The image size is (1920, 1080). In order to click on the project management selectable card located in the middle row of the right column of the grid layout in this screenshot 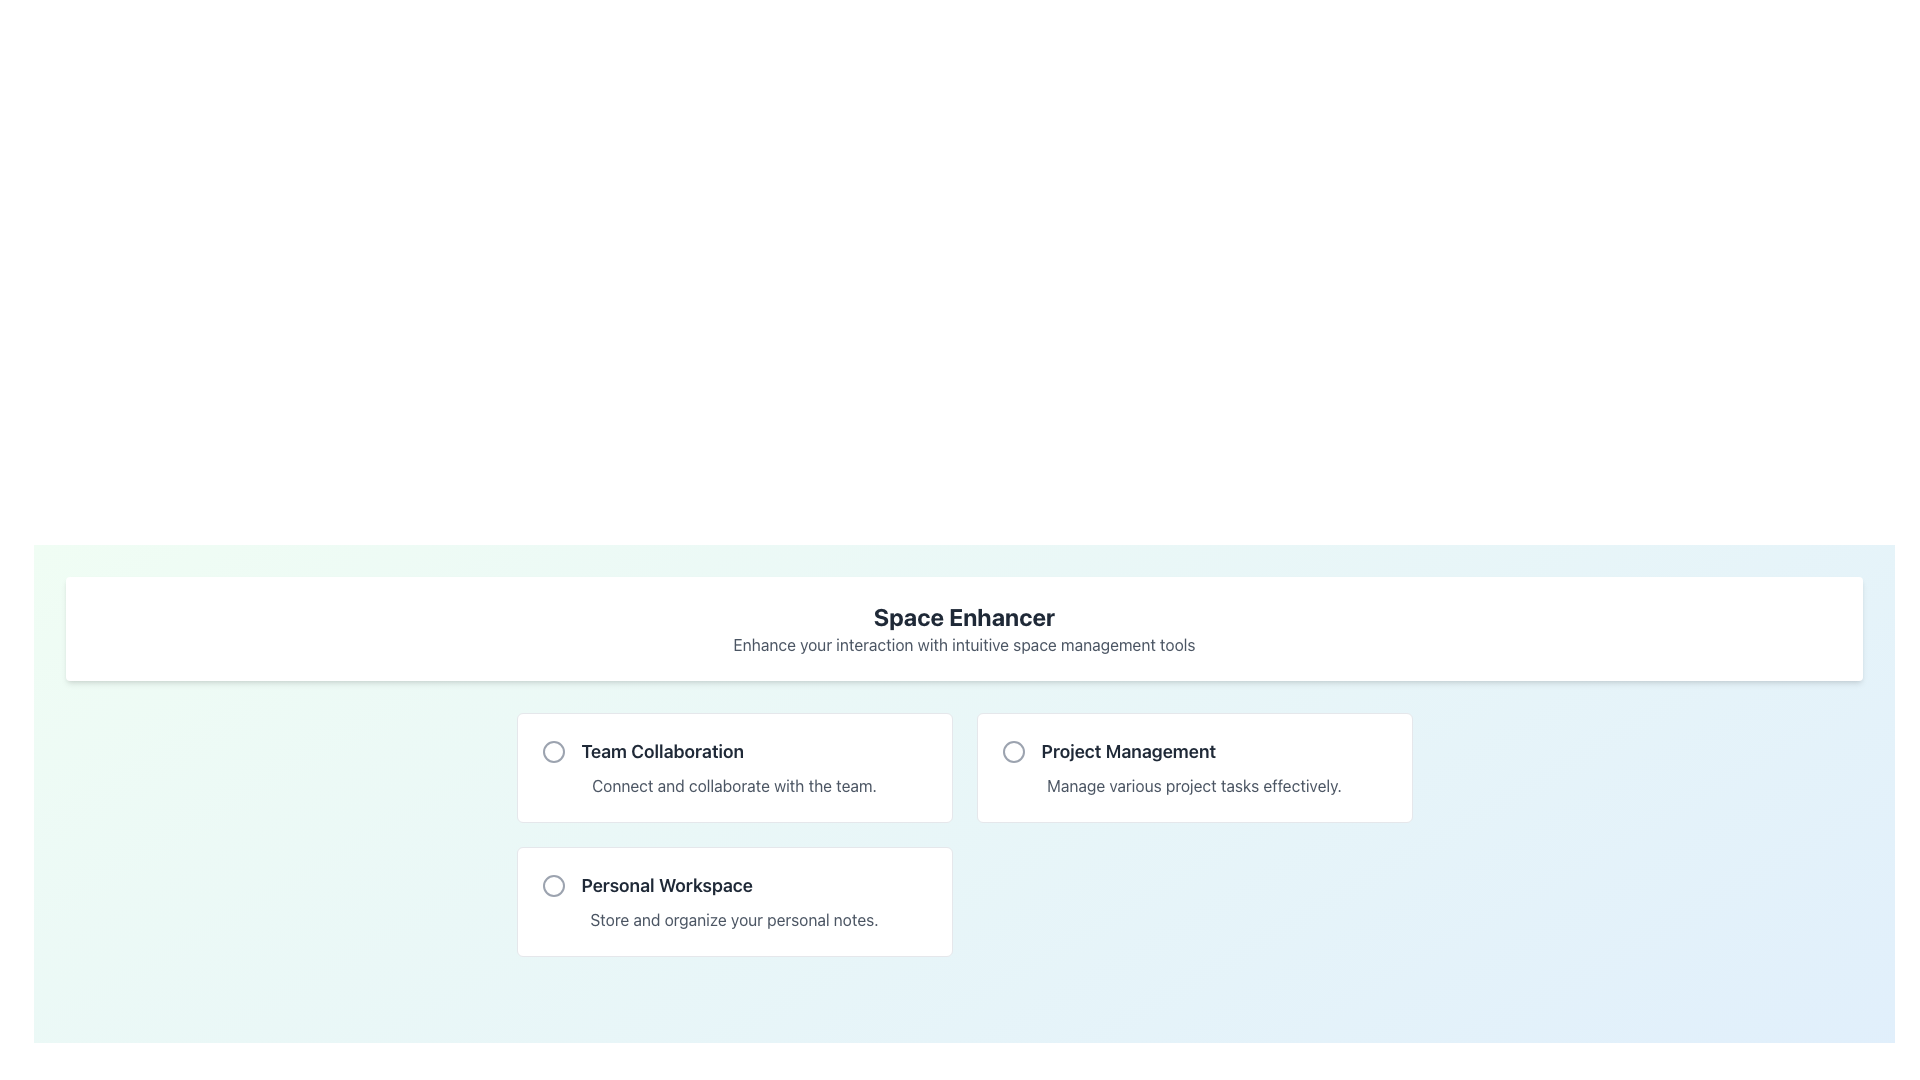, I will do `click(1194, 766)`.